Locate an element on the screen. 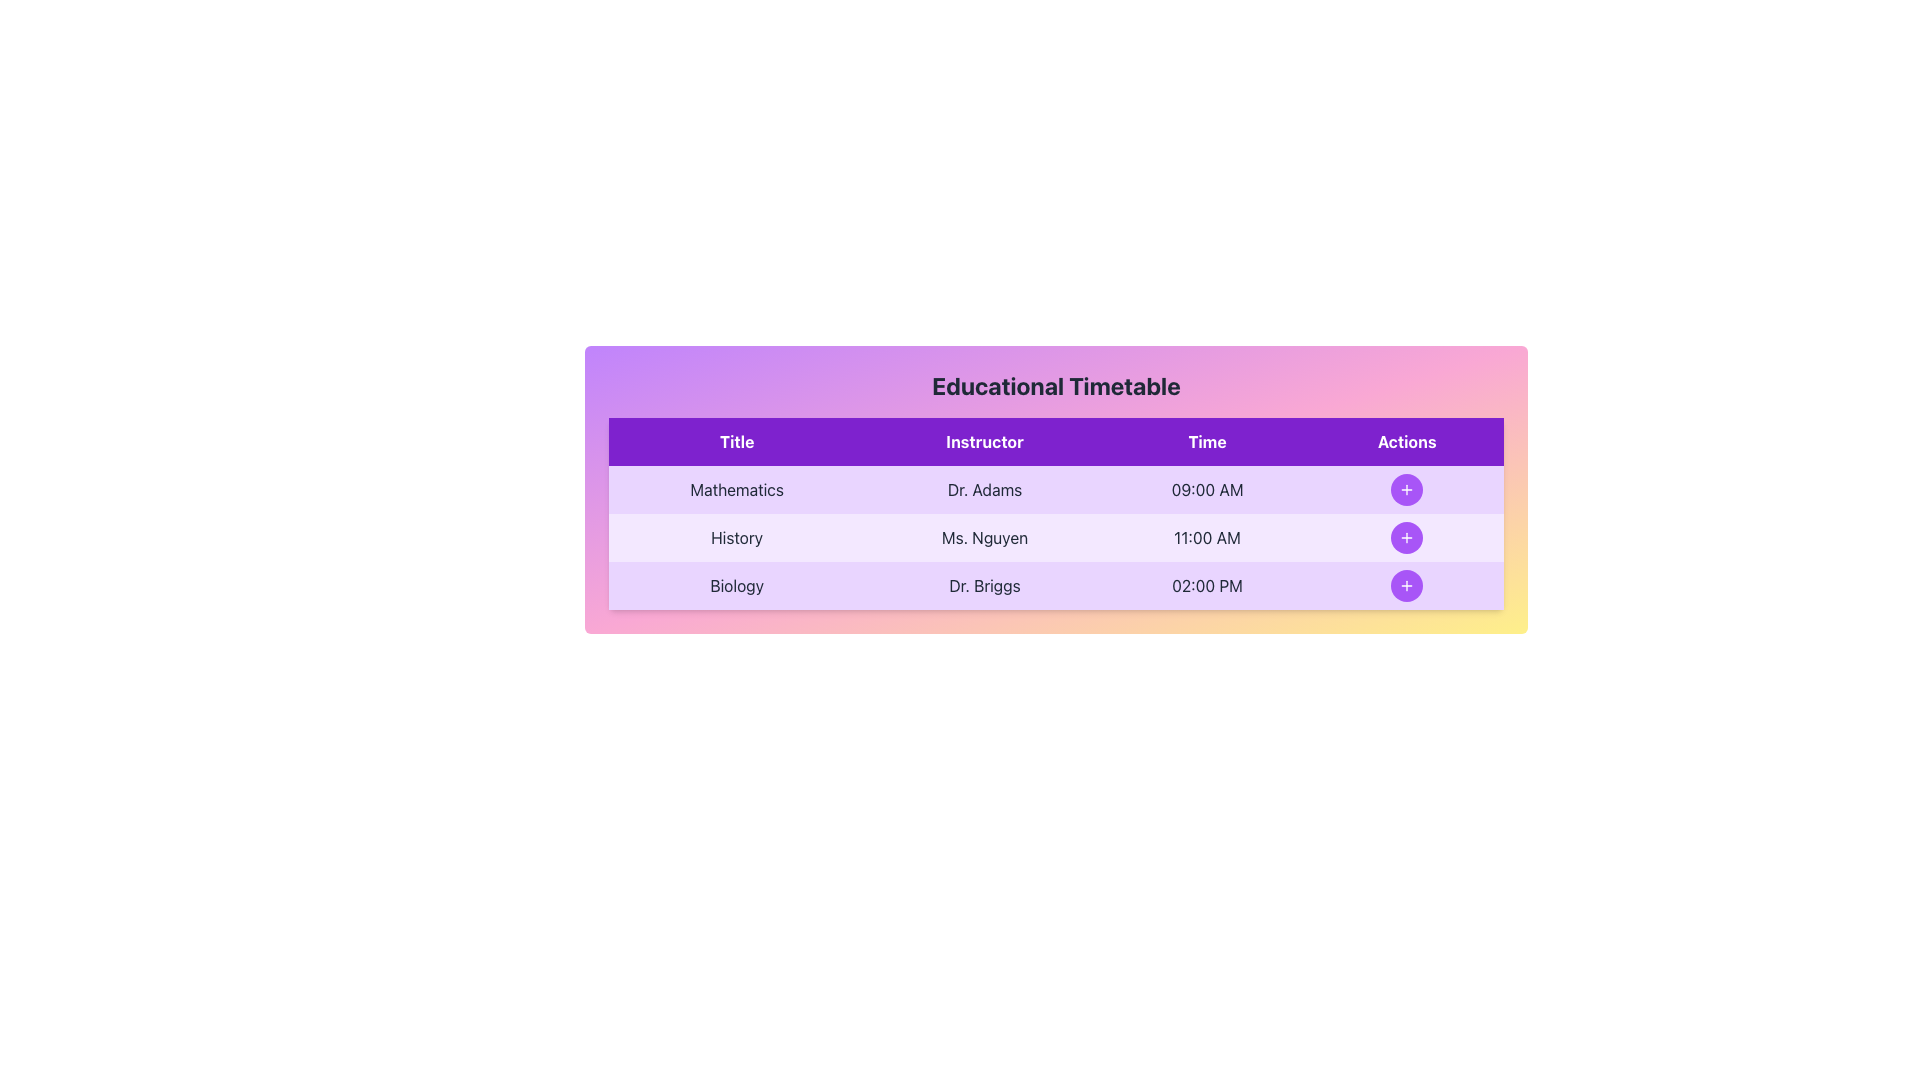  the circular button with a purple background and white plus icon located in the last column of the row labeled 'History', 'Ms. Nguyen', and '11:00 AM' is located at coordinates (1406, 536).